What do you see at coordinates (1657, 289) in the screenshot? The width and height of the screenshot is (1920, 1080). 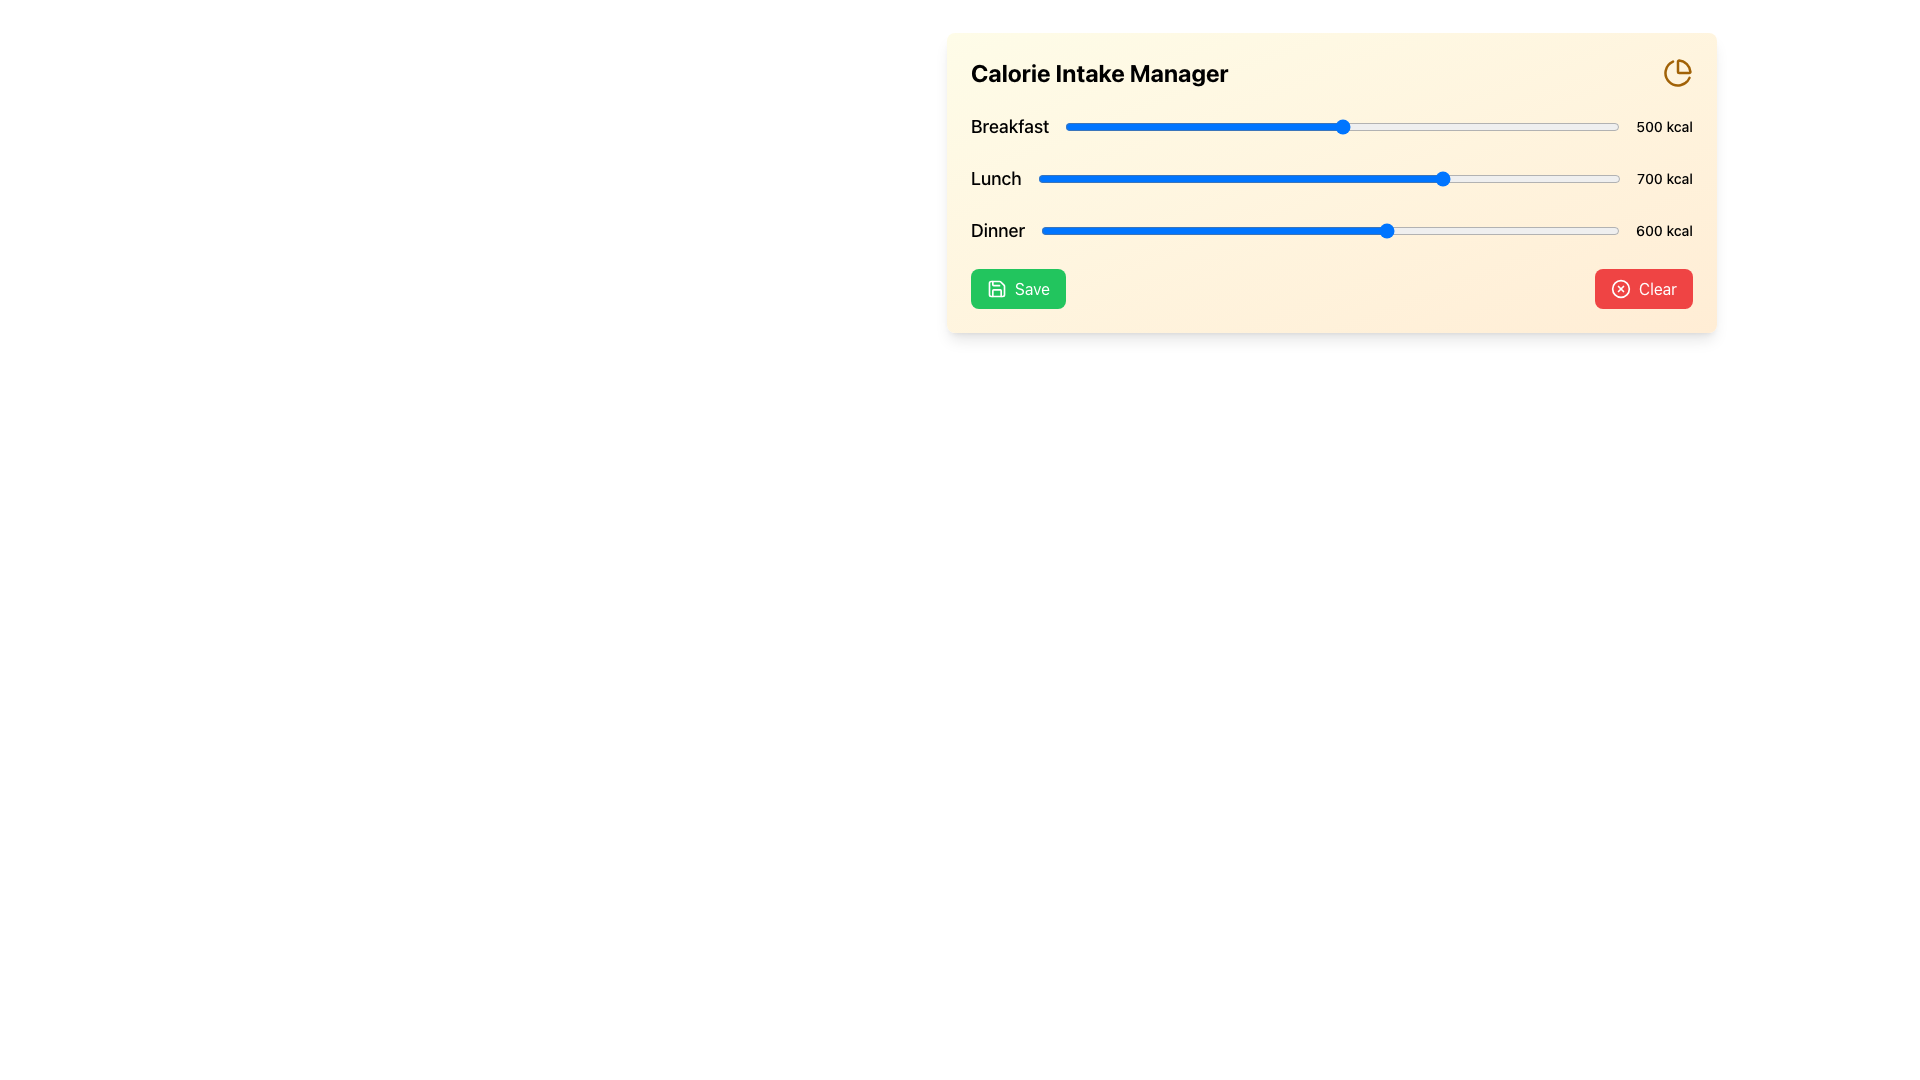 I see `the 'Clear' text label which is displayed in white within a red button, positioned to the right of the green 'Save' button` at bounding box center [1657, 289].